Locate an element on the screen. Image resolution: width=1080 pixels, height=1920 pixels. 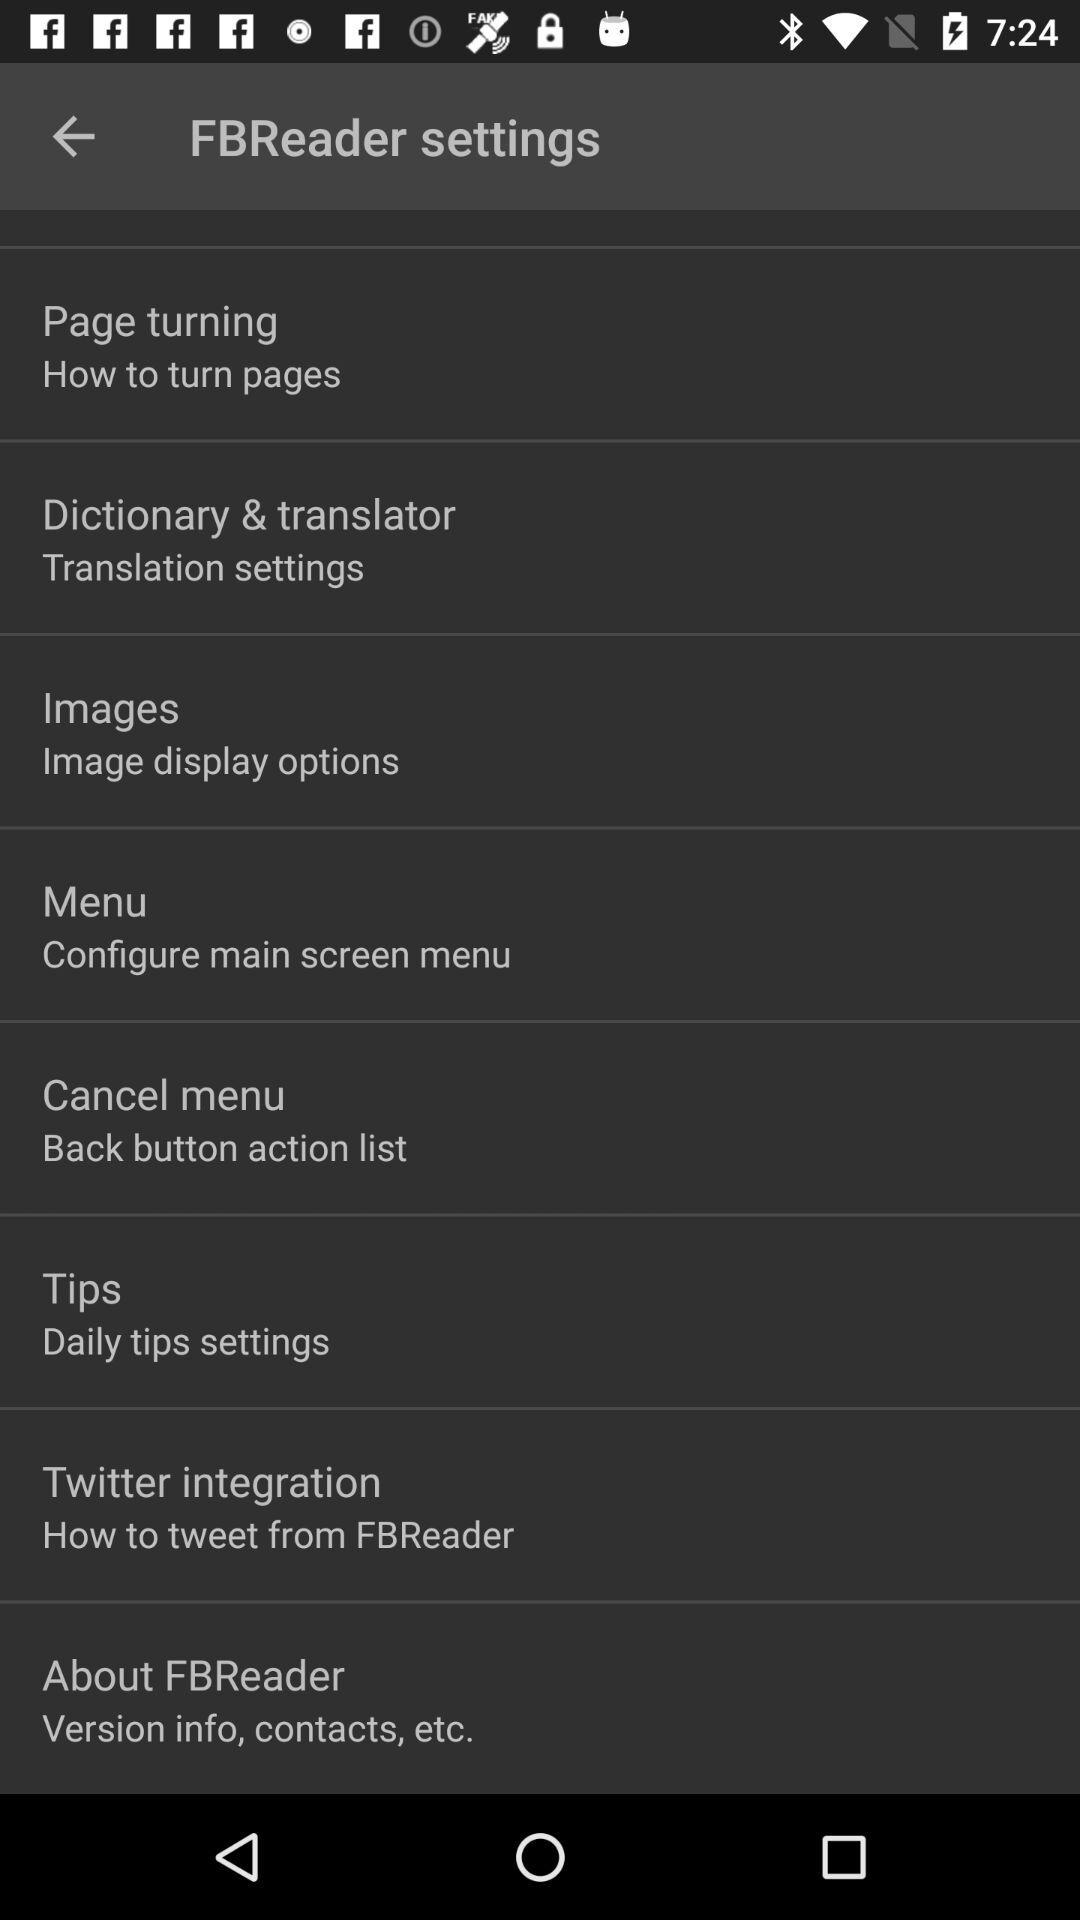
the dictionary & translator item is located at coordinates (248, 513).